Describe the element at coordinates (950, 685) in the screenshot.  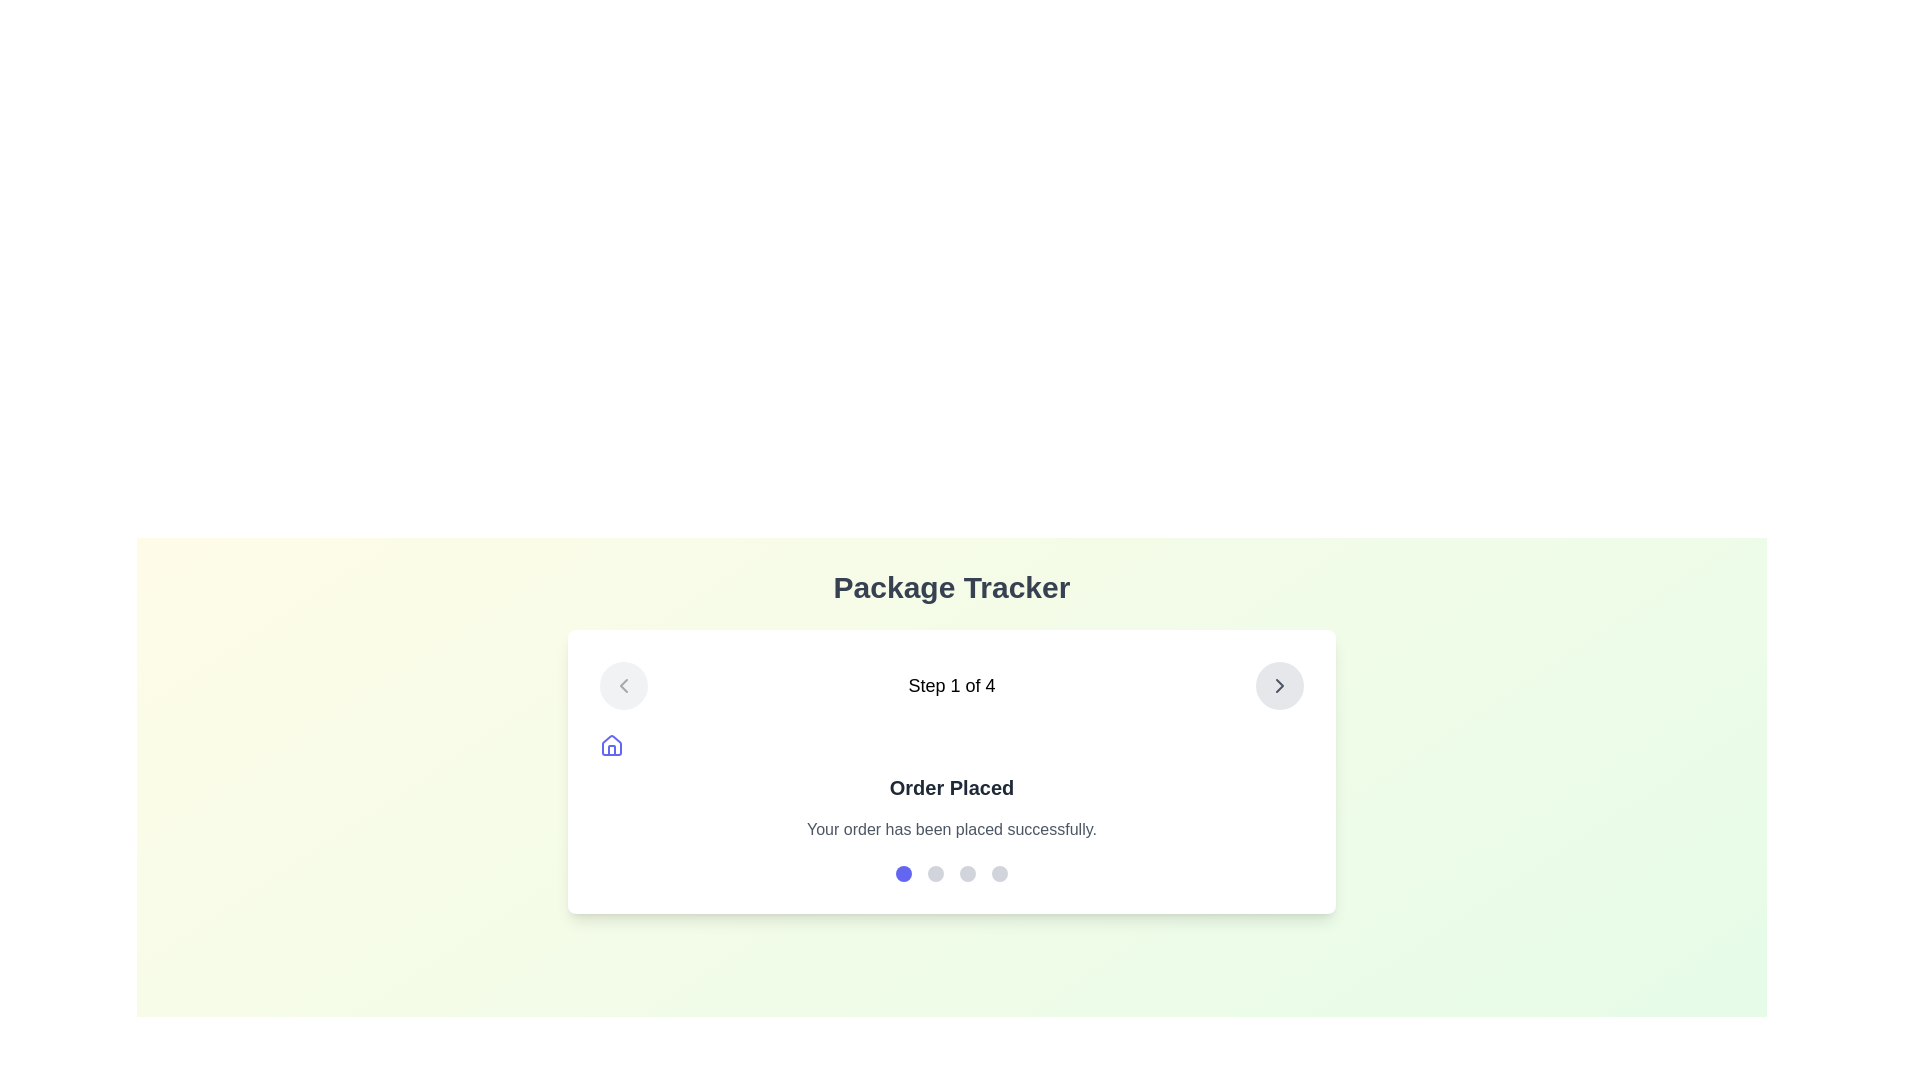
I see `the static text label that indicates the user's current step in the multi-step process, located centrally between two circular arrow buttons on a horizontal alignment bar` at that location.